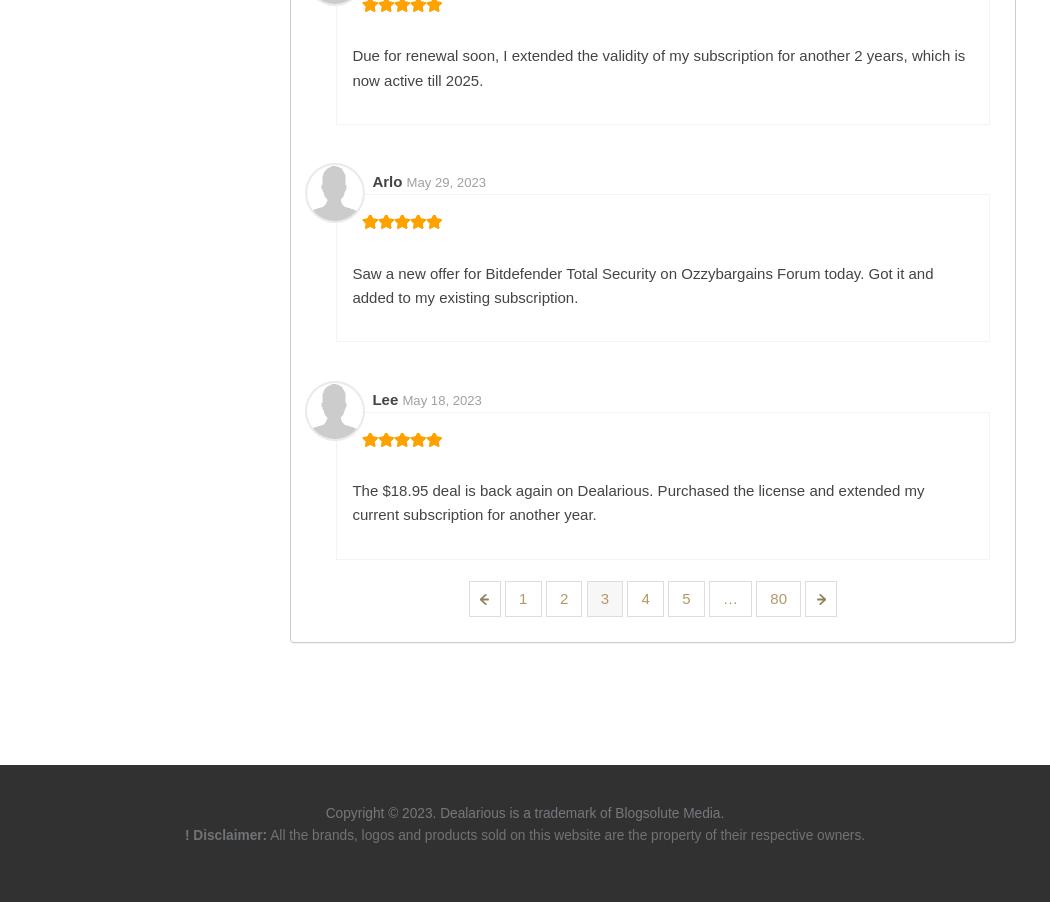  What do you see at coordinates (371, 180) in the screenshot?
I see `'Arlo'` at bounding box center [371, 180].